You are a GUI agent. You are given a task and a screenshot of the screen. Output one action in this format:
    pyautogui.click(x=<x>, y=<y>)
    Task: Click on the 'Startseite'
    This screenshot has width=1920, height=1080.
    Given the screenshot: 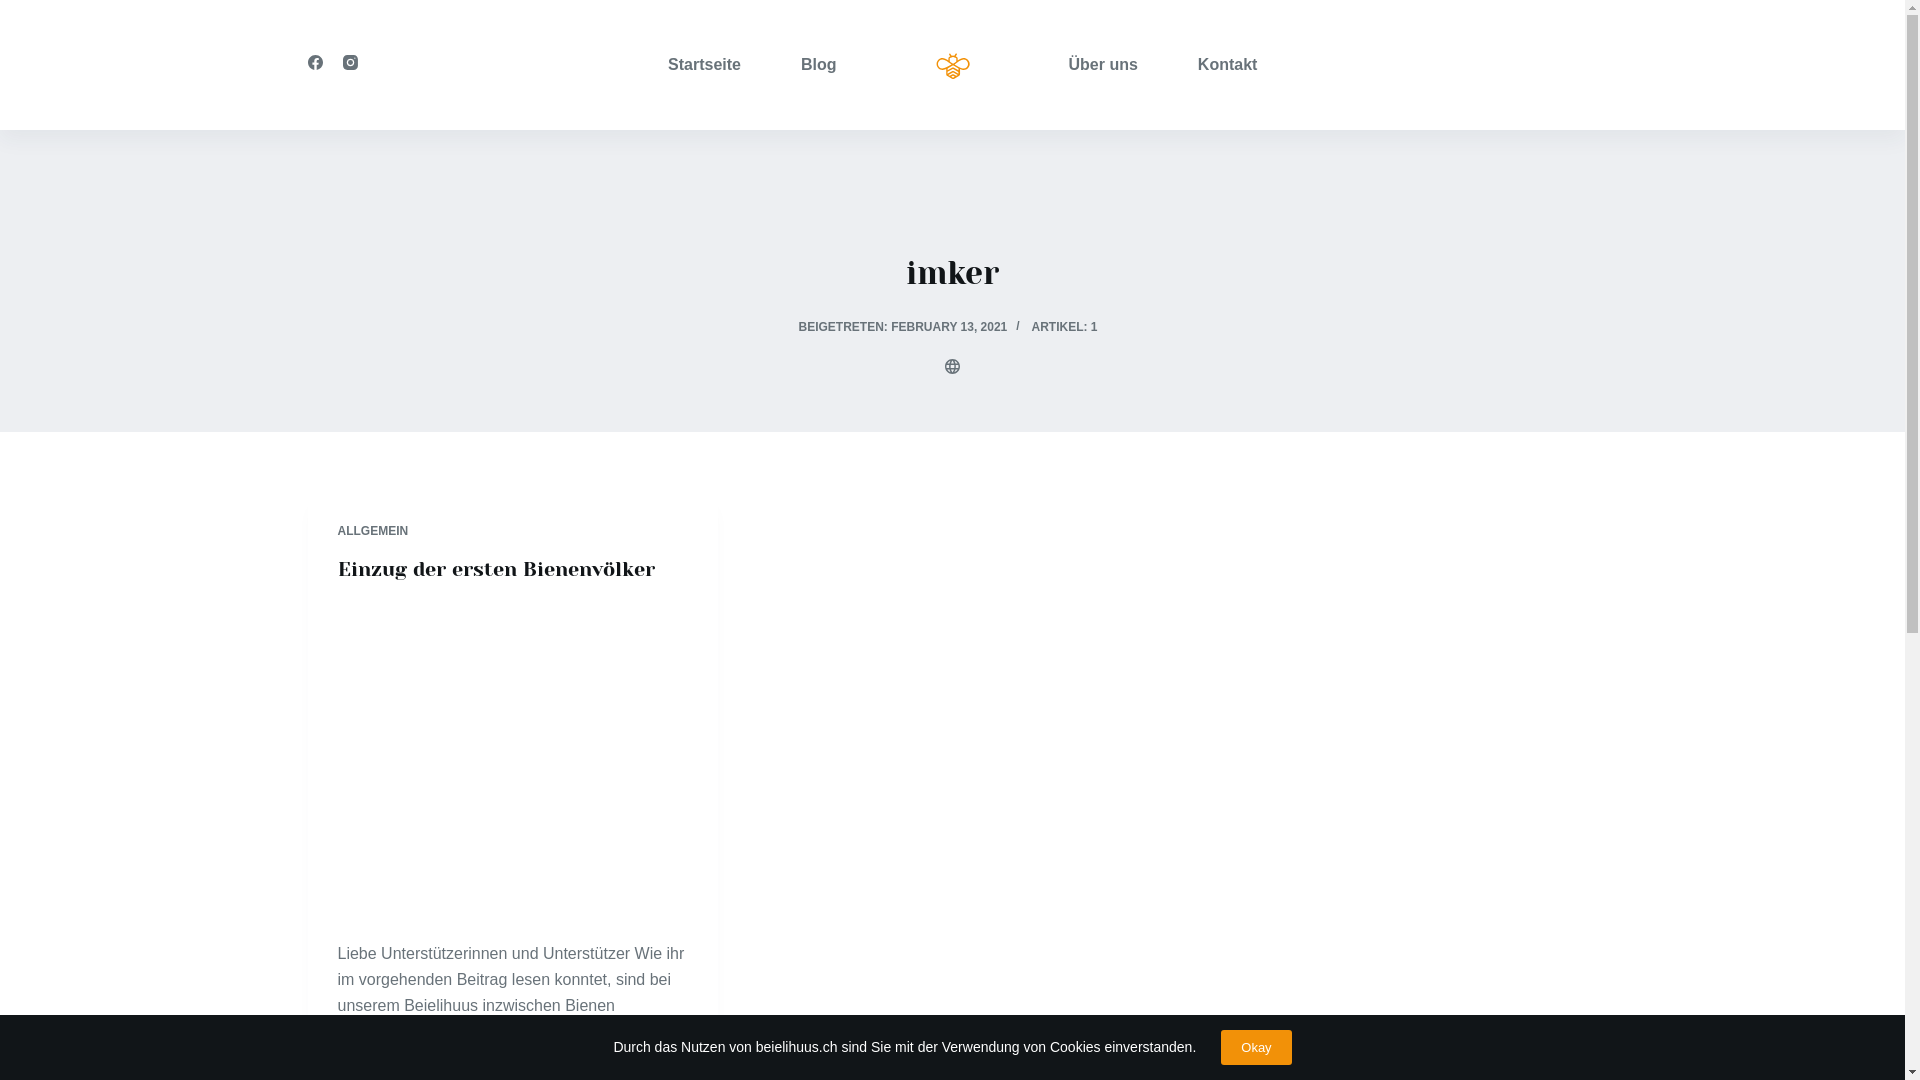 What is the action you would take?
    pyautogui.click(x=719, y=64)
    